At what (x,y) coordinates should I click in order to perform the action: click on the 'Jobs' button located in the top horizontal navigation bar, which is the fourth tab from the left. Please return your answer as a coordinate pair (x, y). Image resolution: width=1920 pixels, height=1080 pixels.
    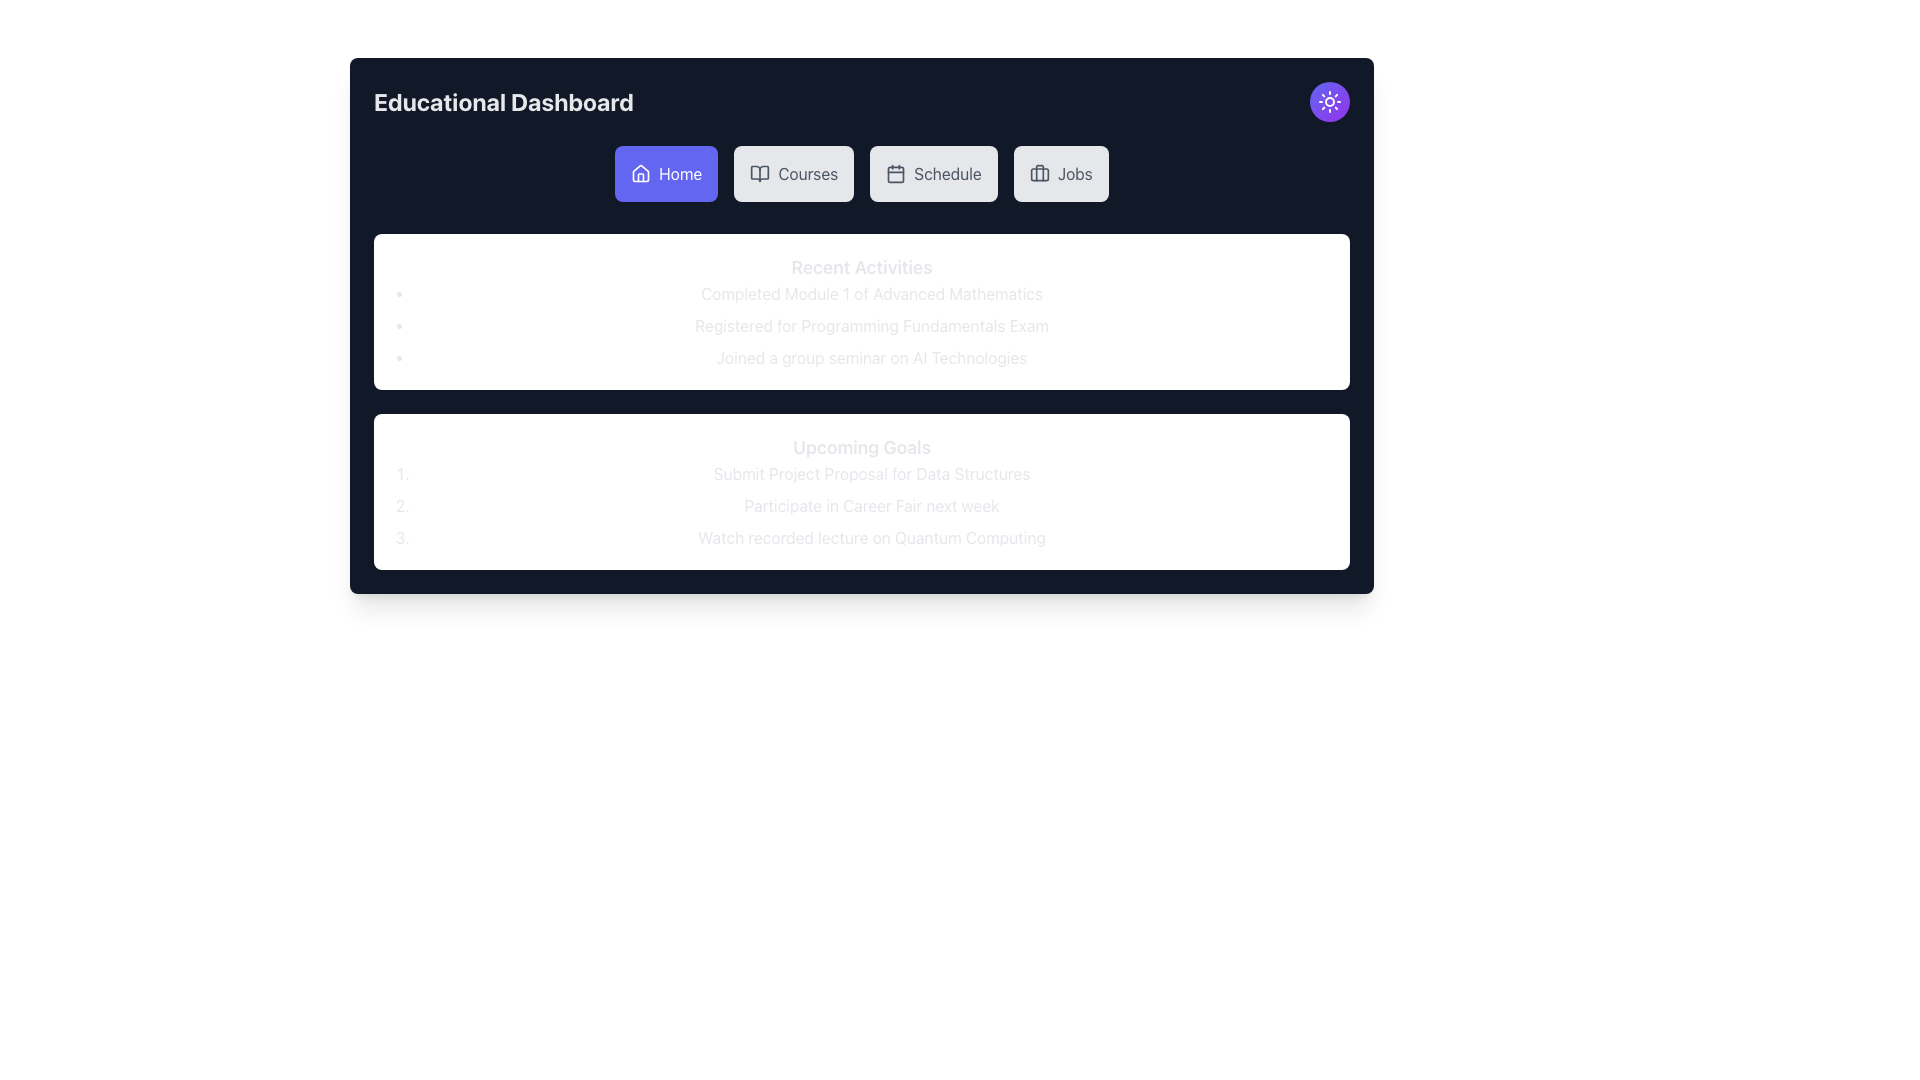
    Looking at the image, I should click on (1059, 172).